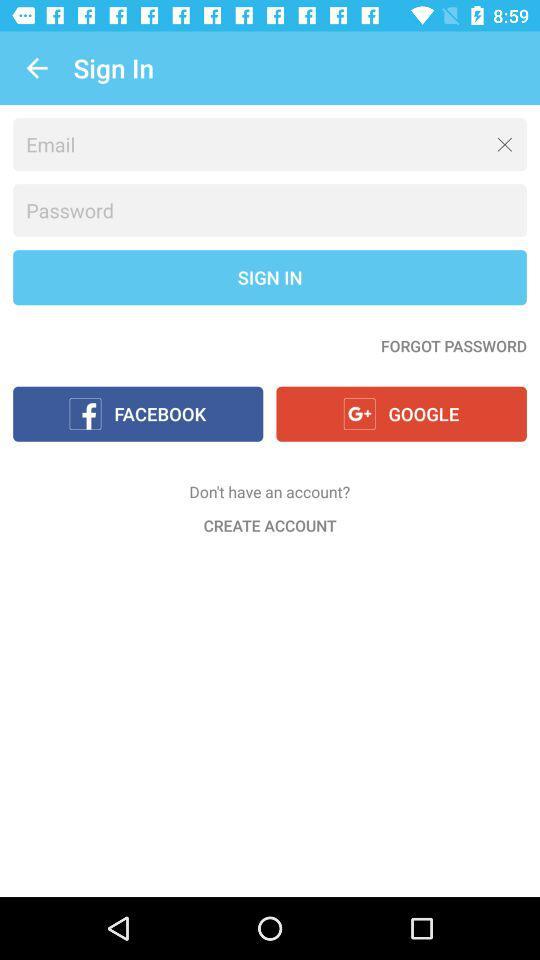 The height and width of the screenshot is (960, 540). Describe the element at coordinates (270, 524) in the screenshot. I see `the create account item` at that location.